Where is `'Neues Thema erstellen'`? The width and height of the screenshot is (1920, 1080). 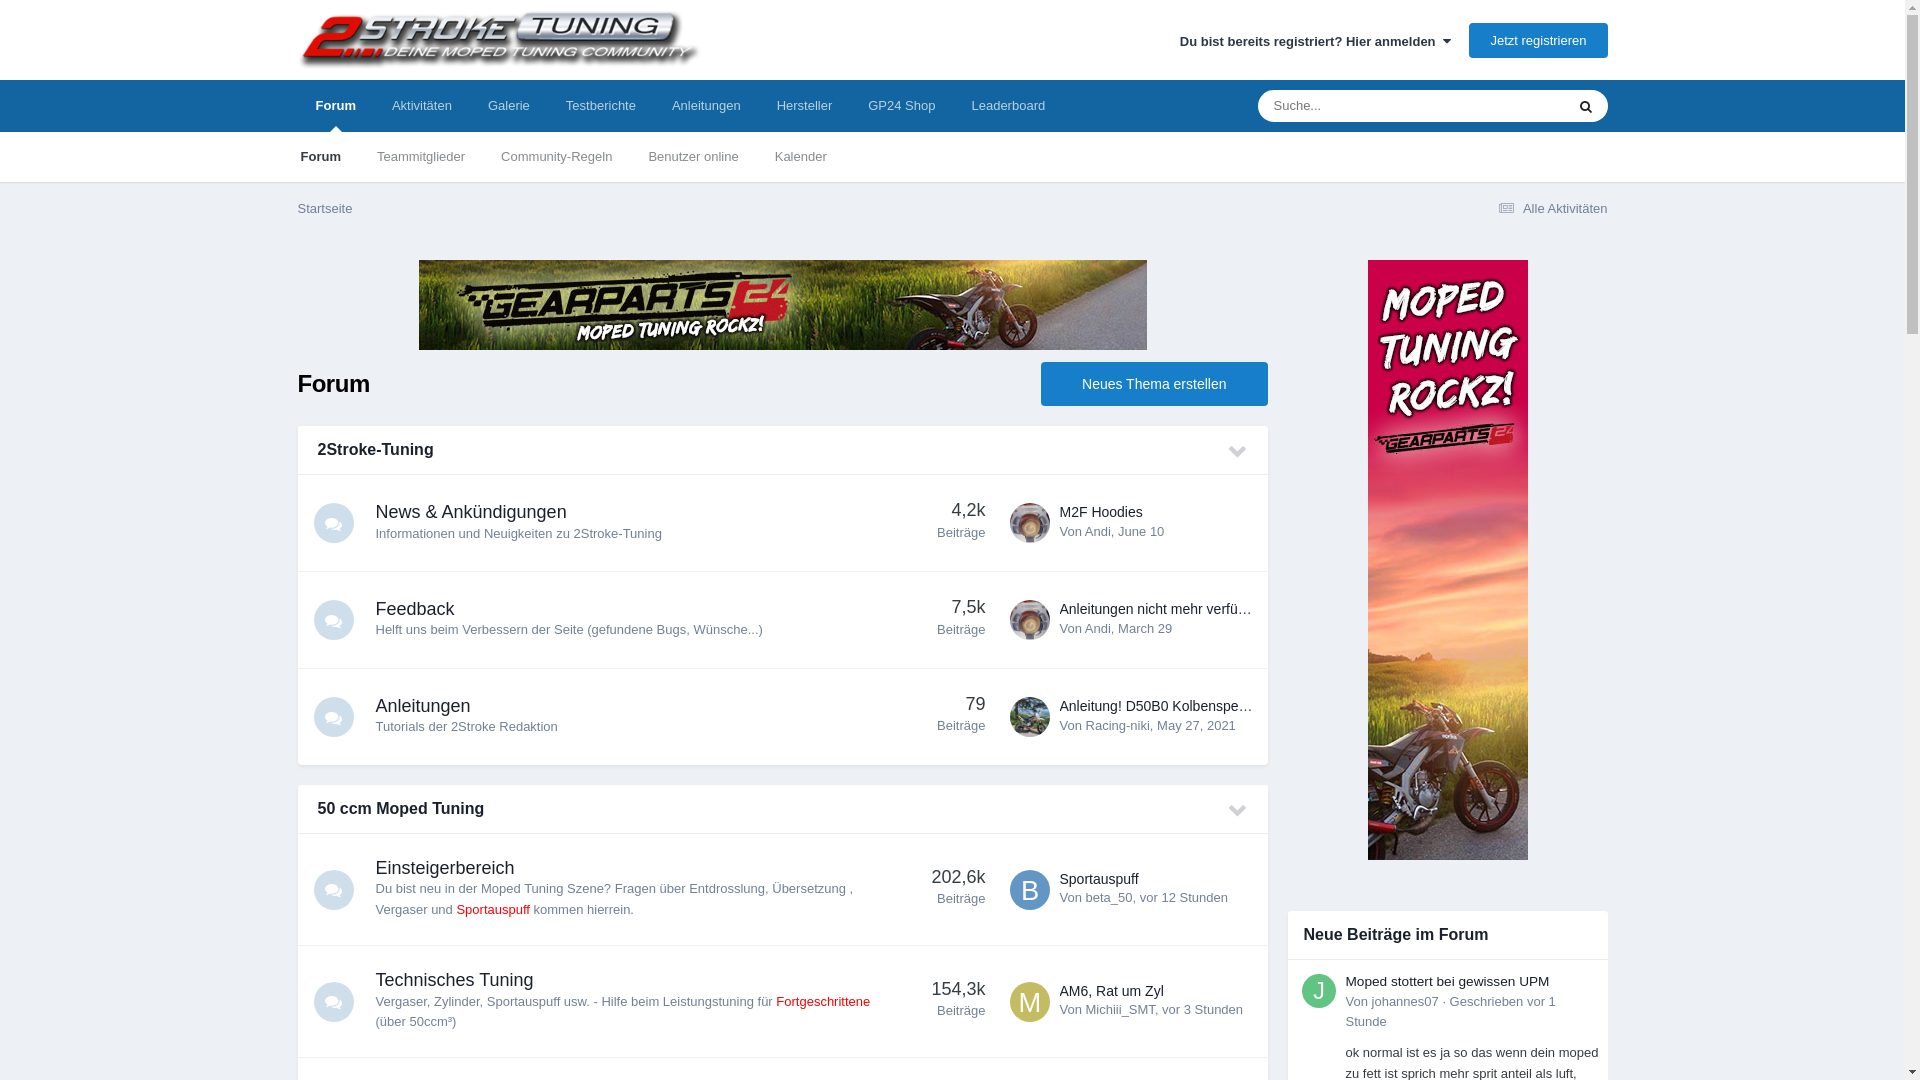
'Neues Thema erstellen' is located at coordinates (1040, 384).